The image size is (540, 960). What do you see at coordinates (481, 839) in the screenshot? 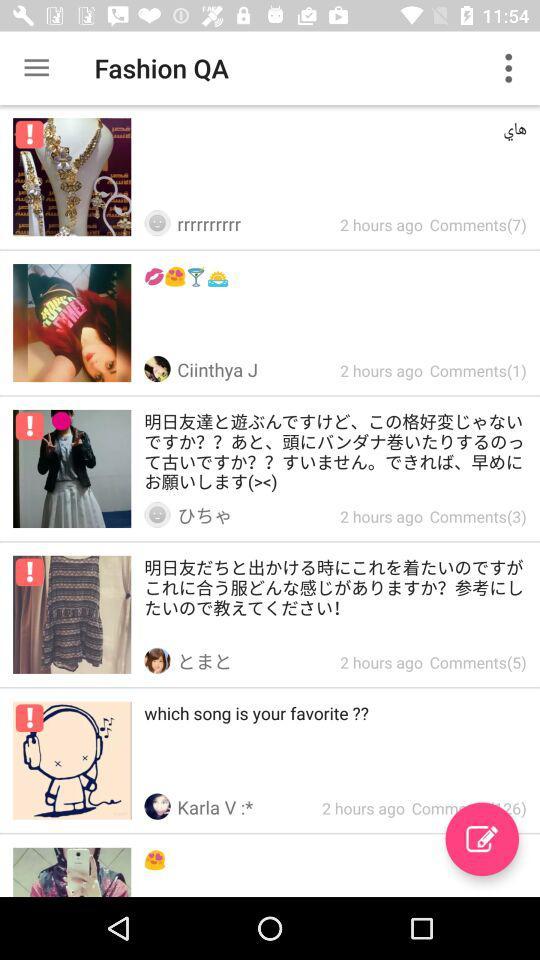
I see `the icon next to 2 hours ago` at bounding box center [481, 839].